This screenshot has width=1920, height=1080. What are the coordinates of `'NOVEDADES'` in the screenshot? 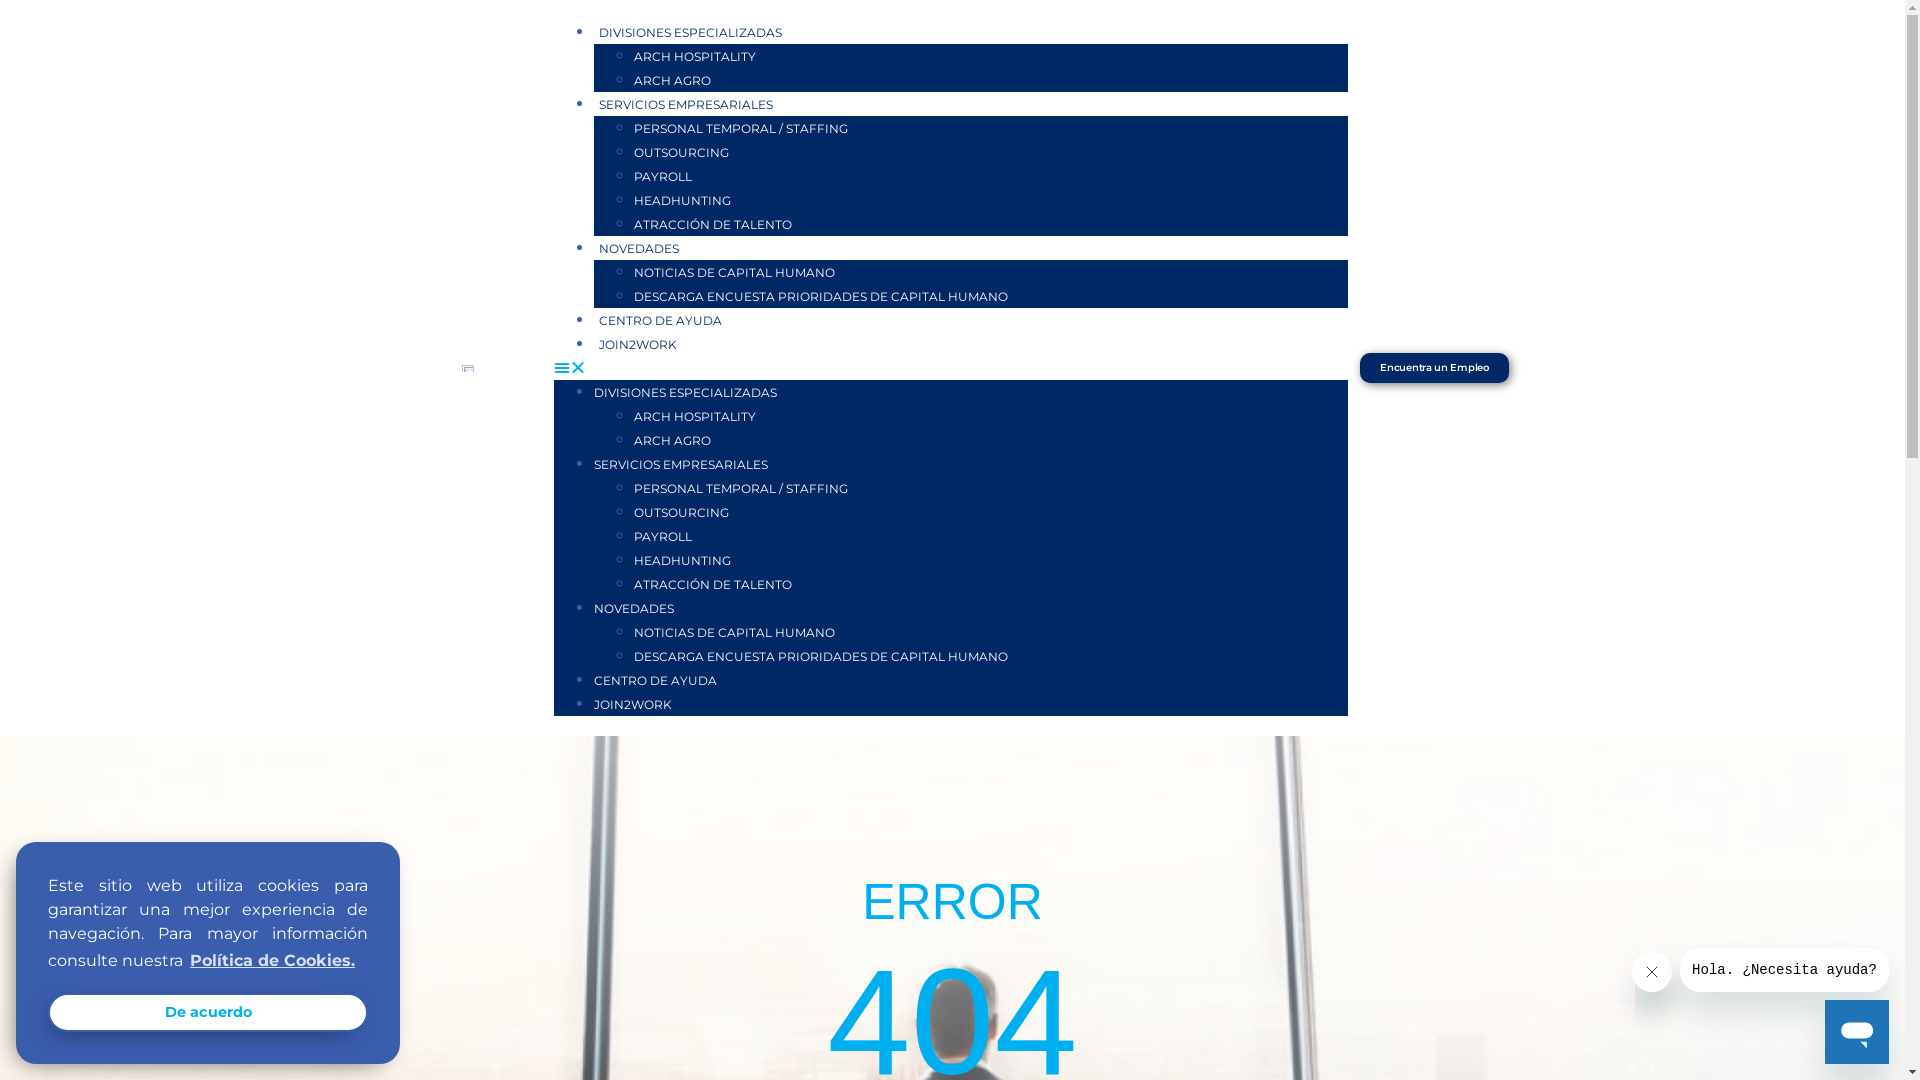 It's located at (632, 607).